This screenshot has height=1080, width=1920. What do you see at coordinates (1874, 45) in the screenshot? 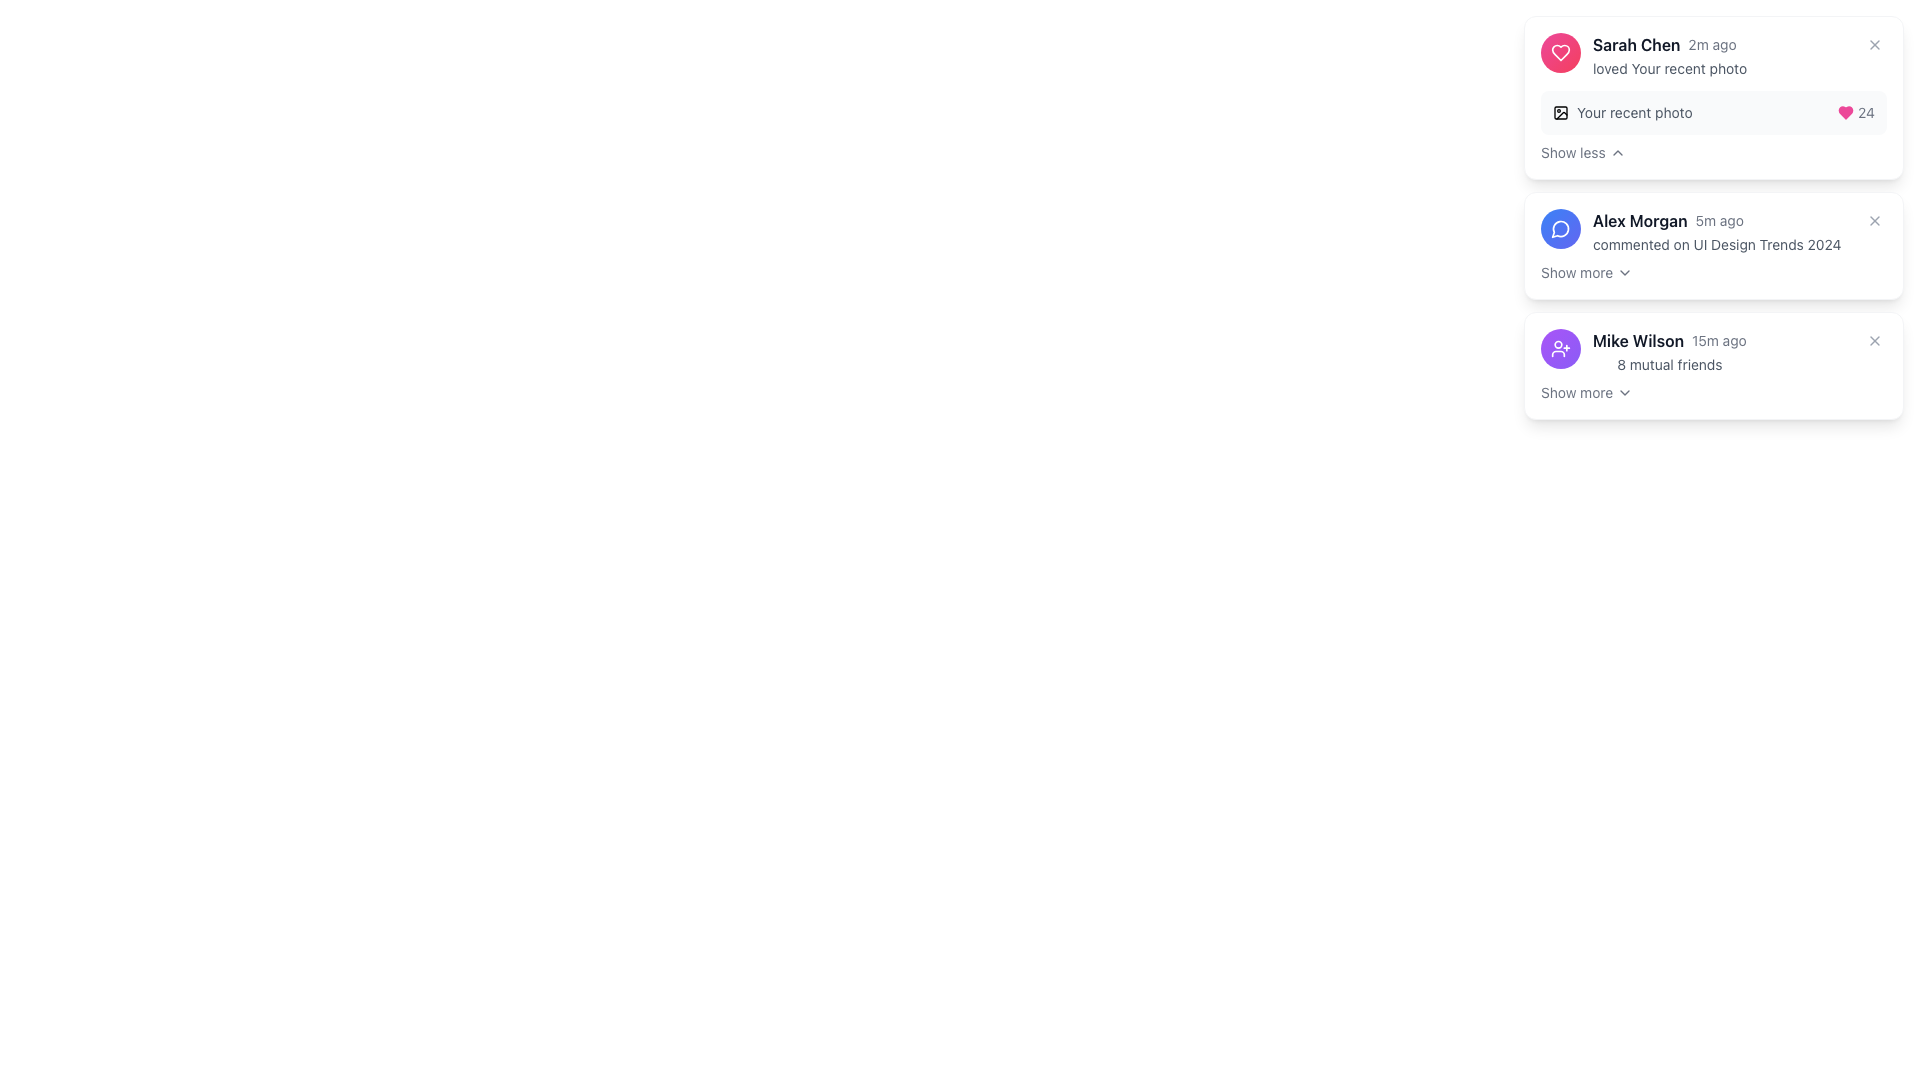
I see `the X button located at the top-right corner of the notification bubble from 'Sarah Chen'` at bounding box center [1874, 45].